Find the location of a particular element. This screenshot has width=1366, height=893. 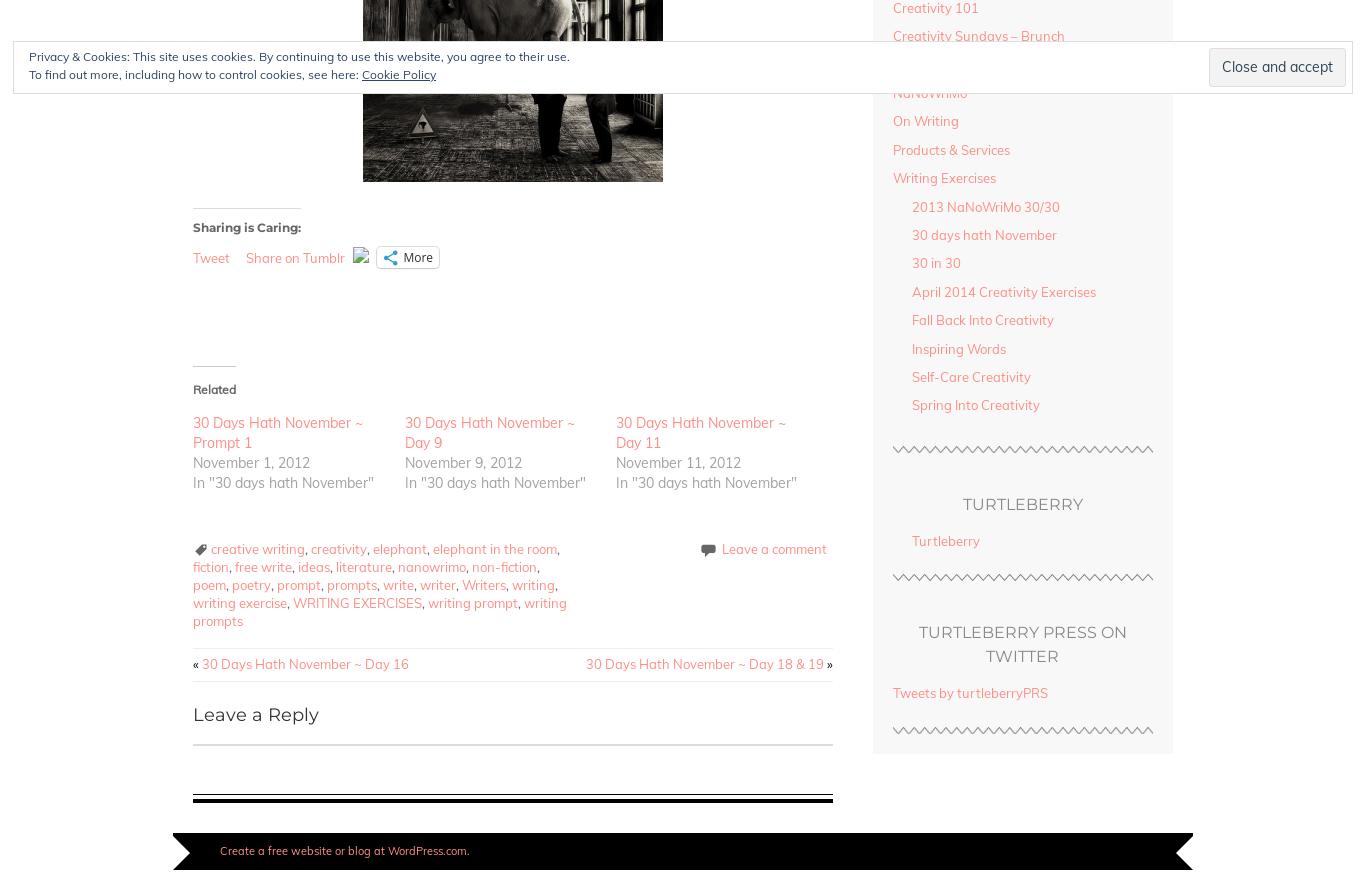

'30 Days Hath November ~ Day 18 & 19' is located at coordinates (585, 664).